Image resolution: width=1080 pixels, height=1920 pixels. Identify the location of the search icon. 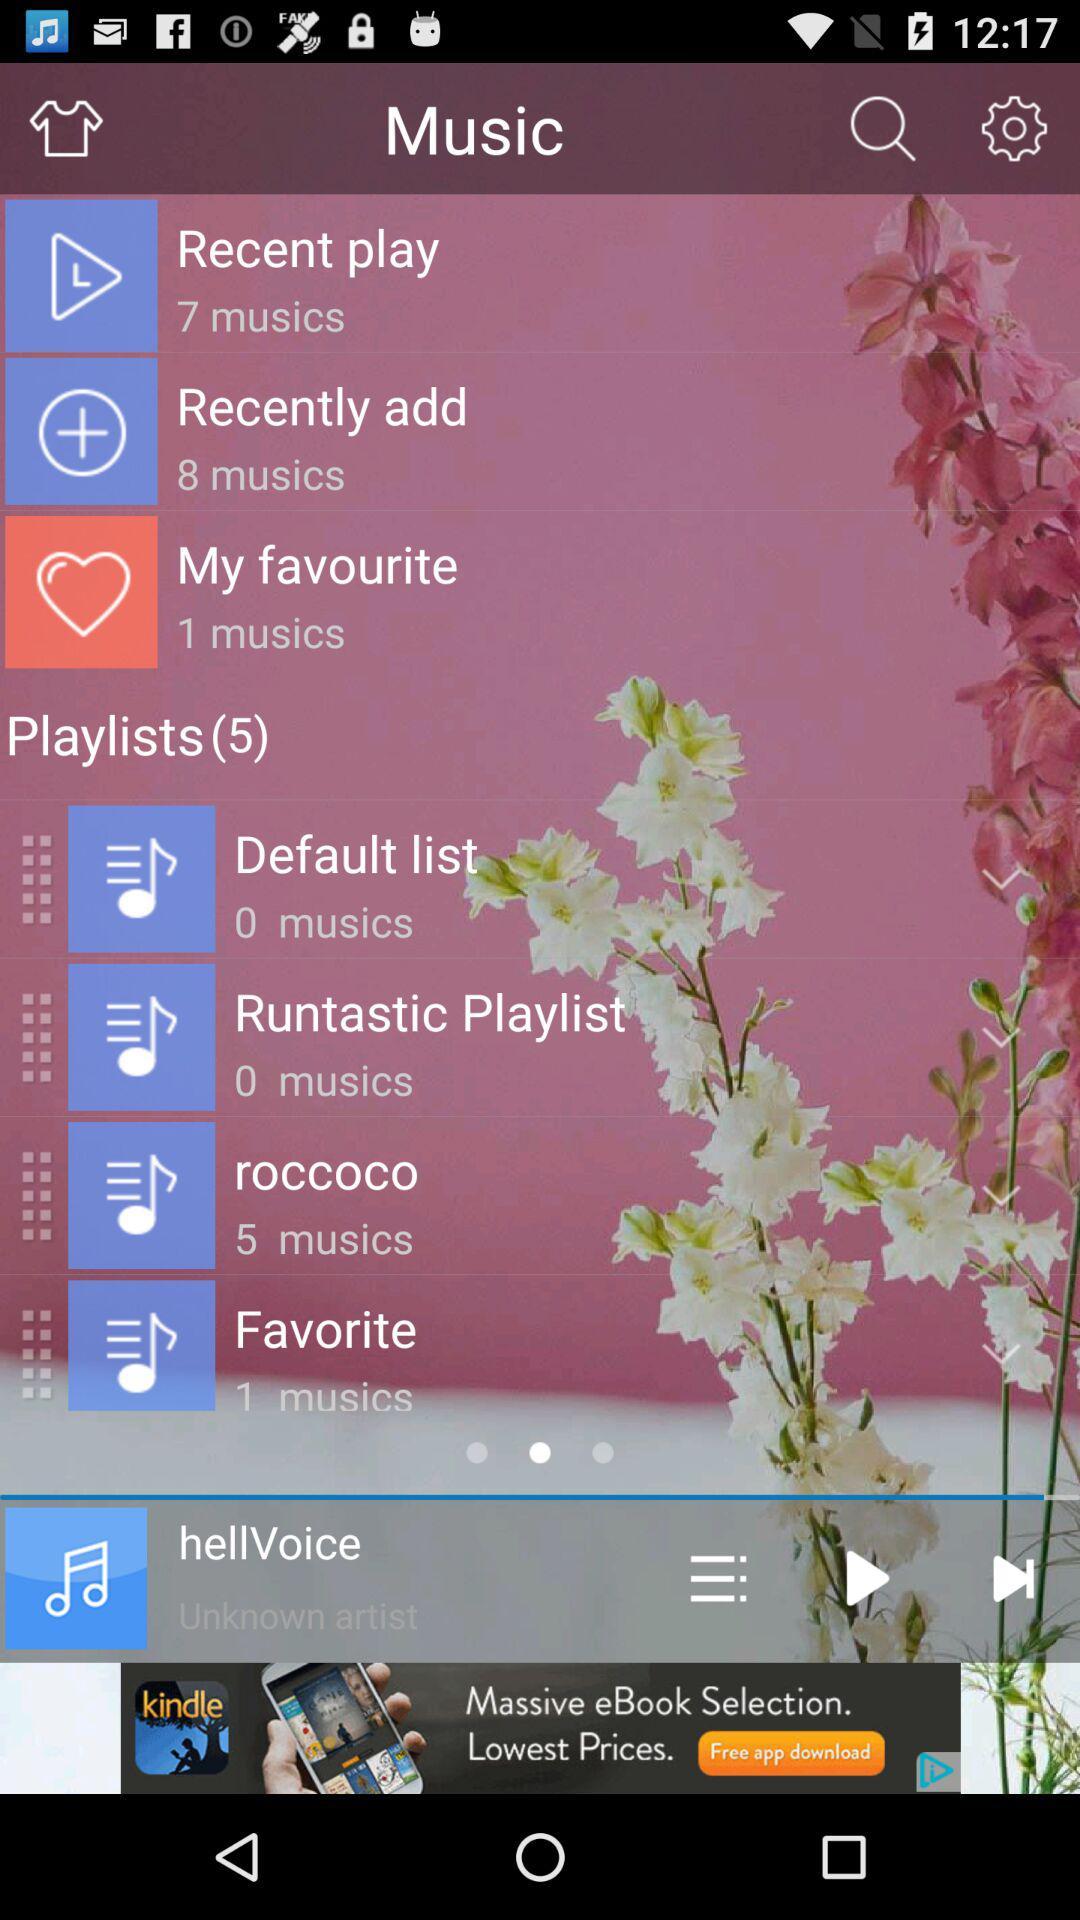
(882, 136).